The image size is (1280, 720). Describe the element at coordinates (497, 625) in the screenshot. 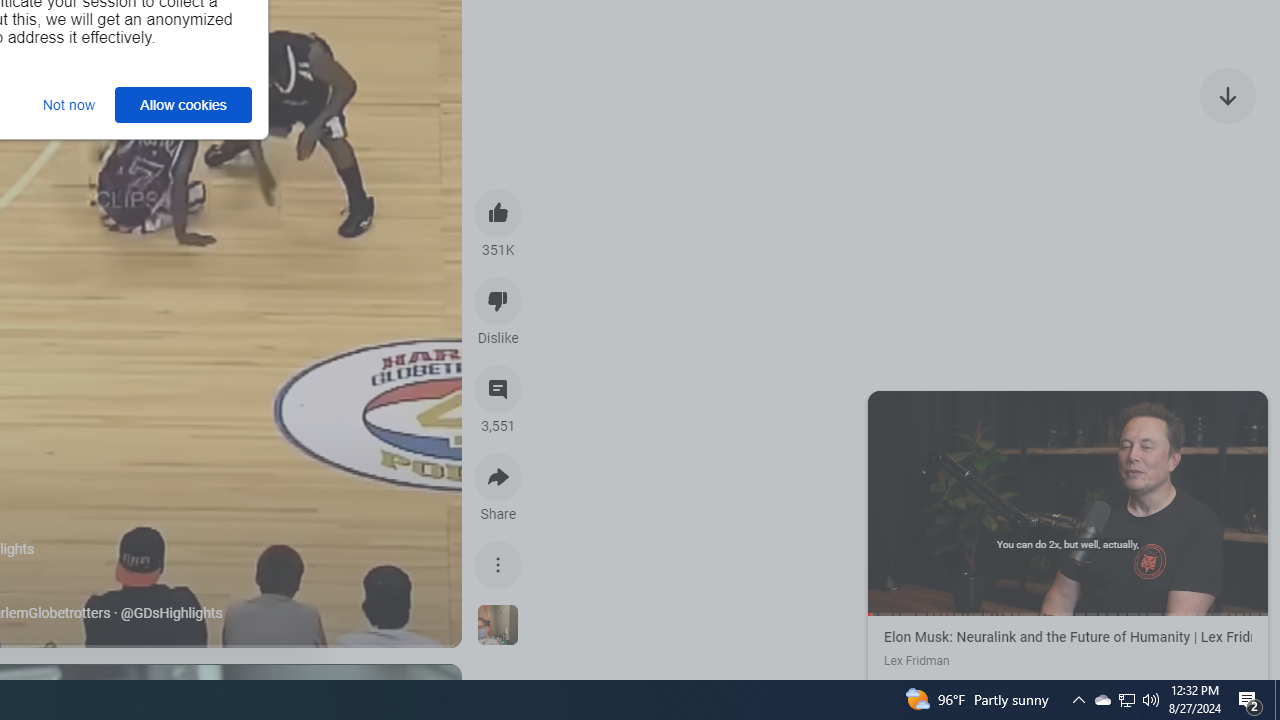

I see `'See more videos using this sound'` at that location.